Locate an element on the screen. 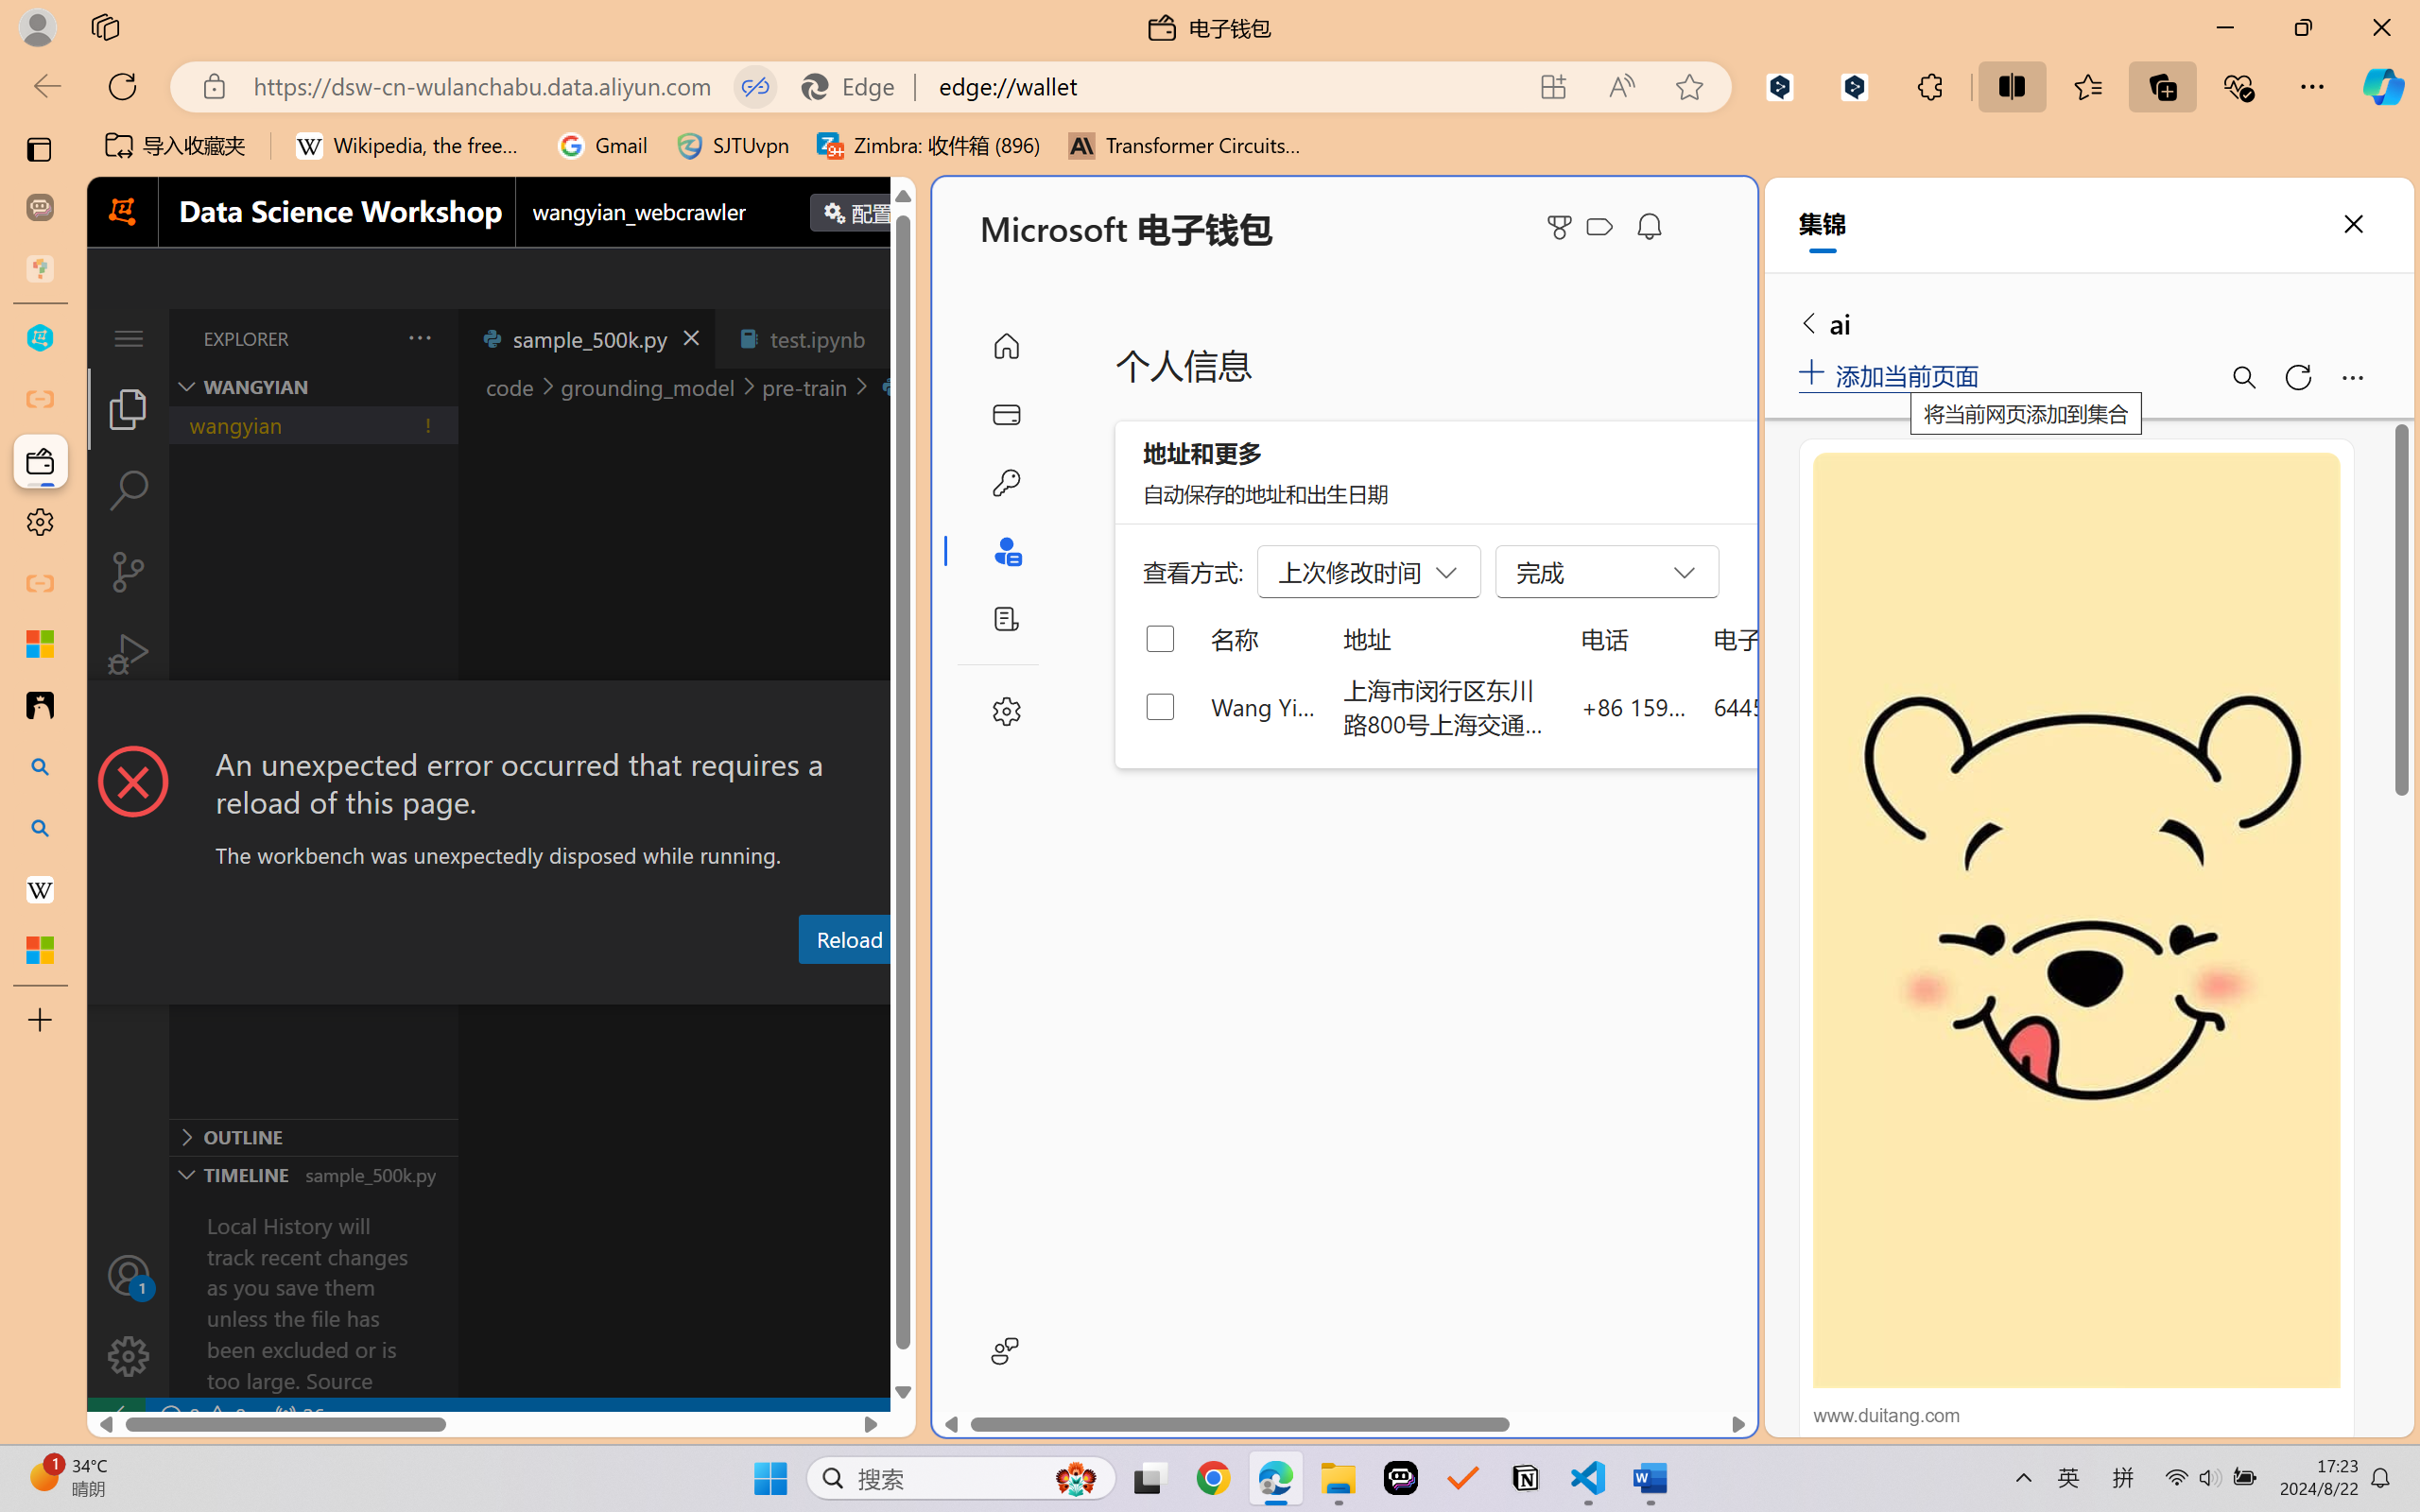  'Debug Console (Ctrl+Shift+Y)' is located at coordinates (807, 986).